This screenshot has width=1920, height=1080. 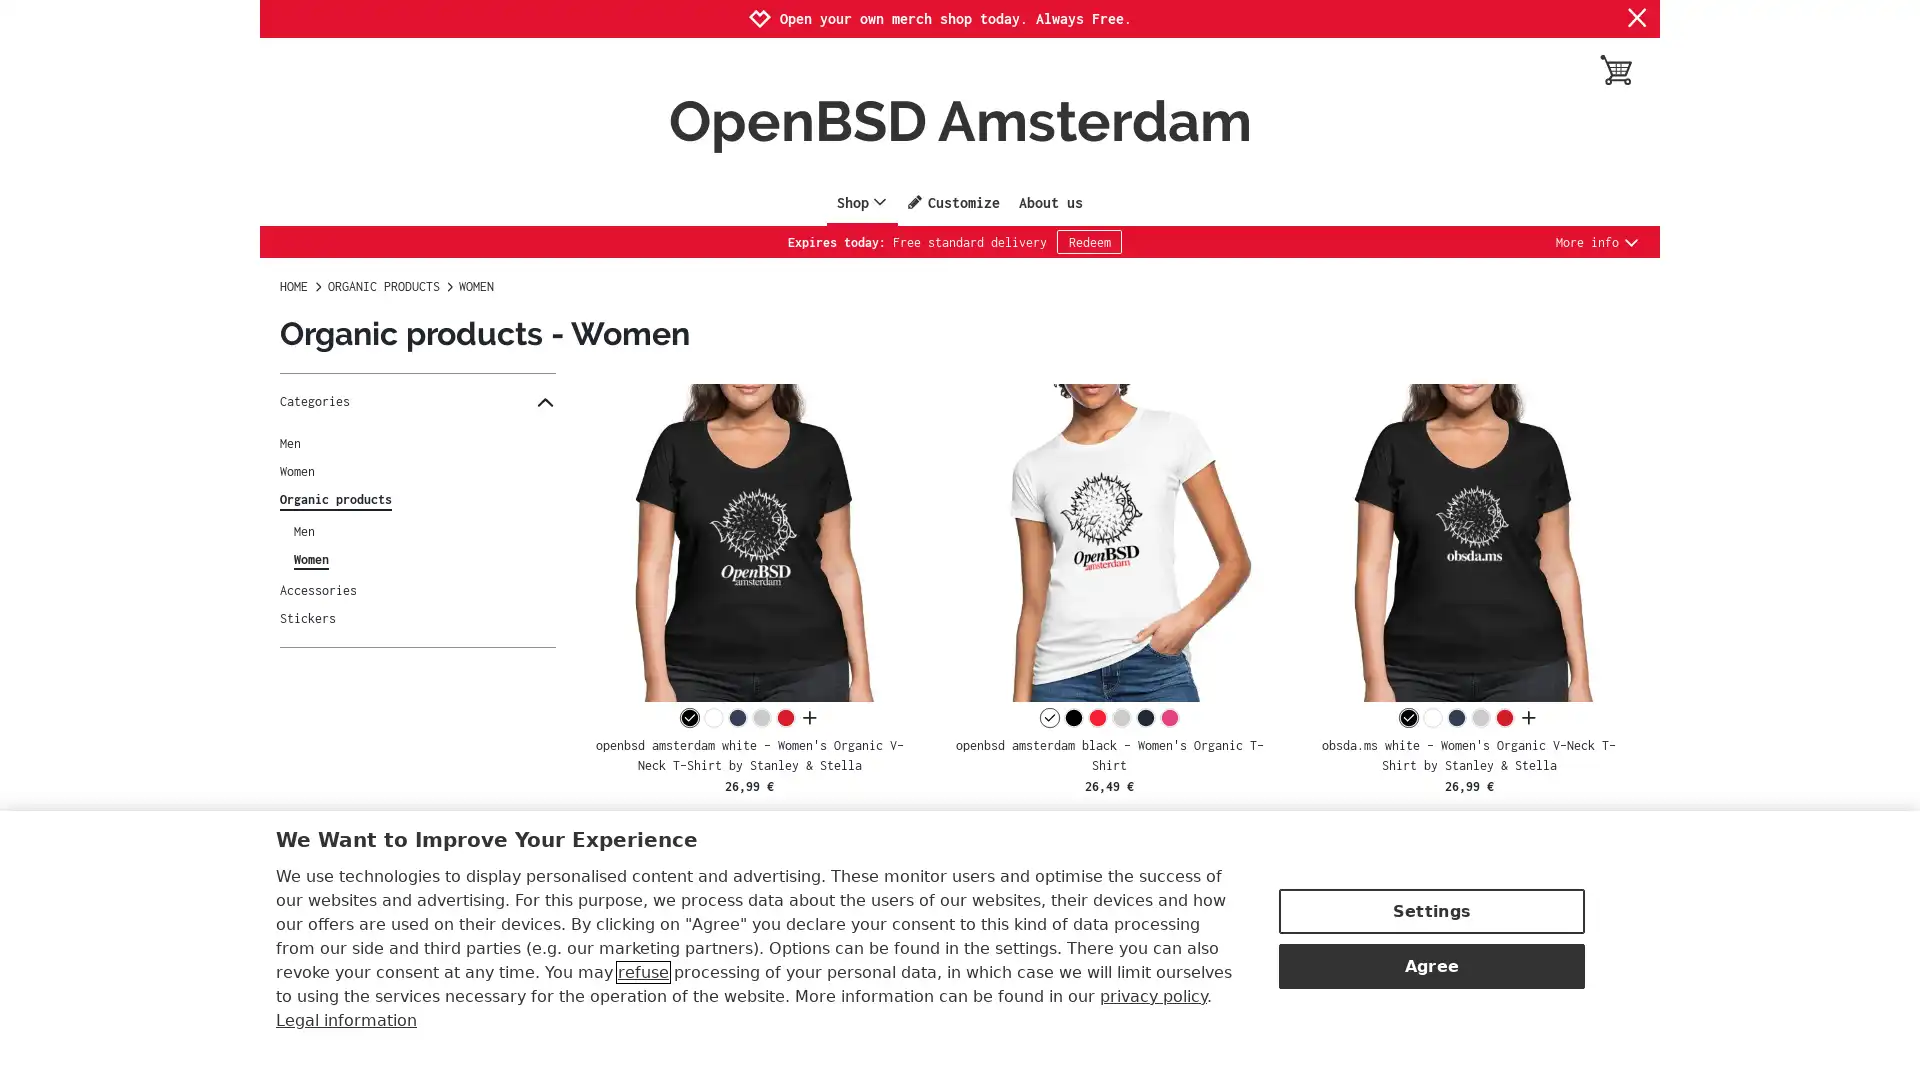 I want to click on heather grey, so click(x=760, y=717).